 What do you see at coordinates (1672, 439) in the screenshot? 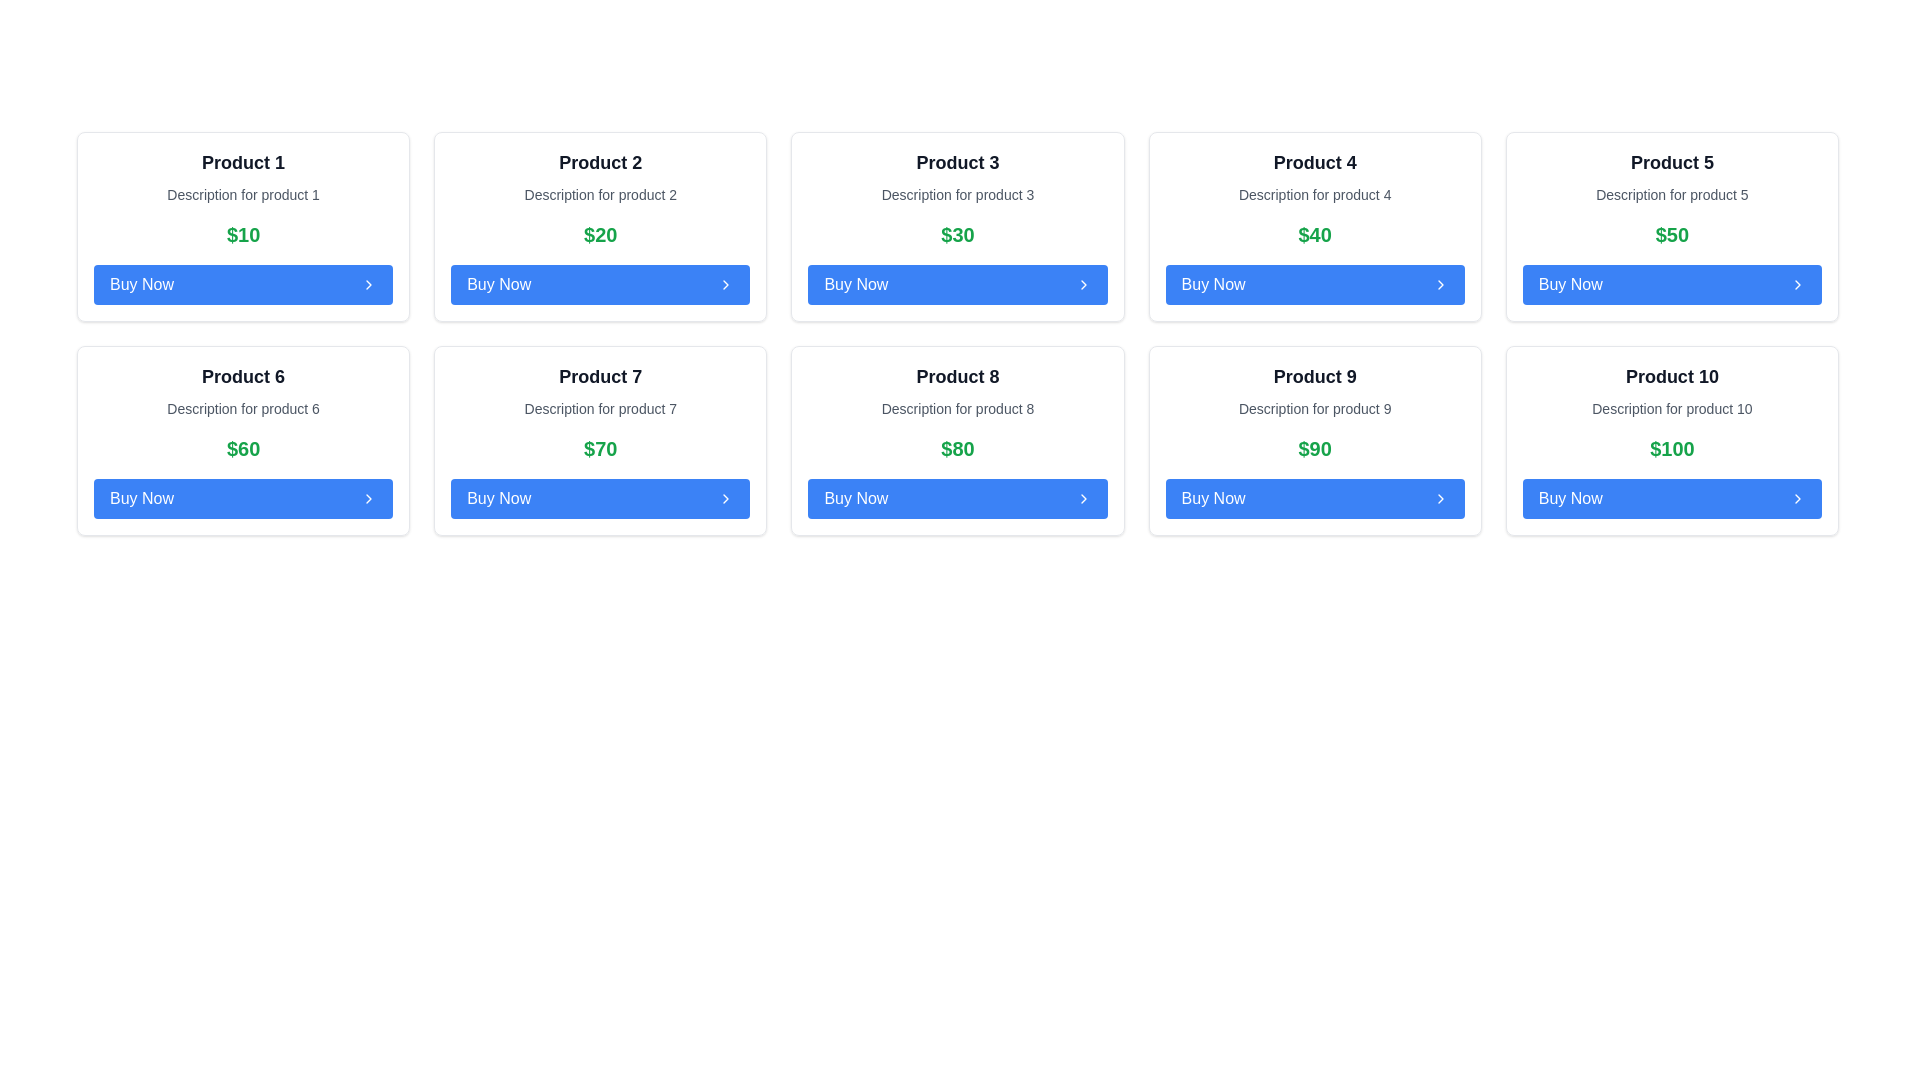
I see `the product card at the bottom right of the grid` at bounding box center [1672, 439].